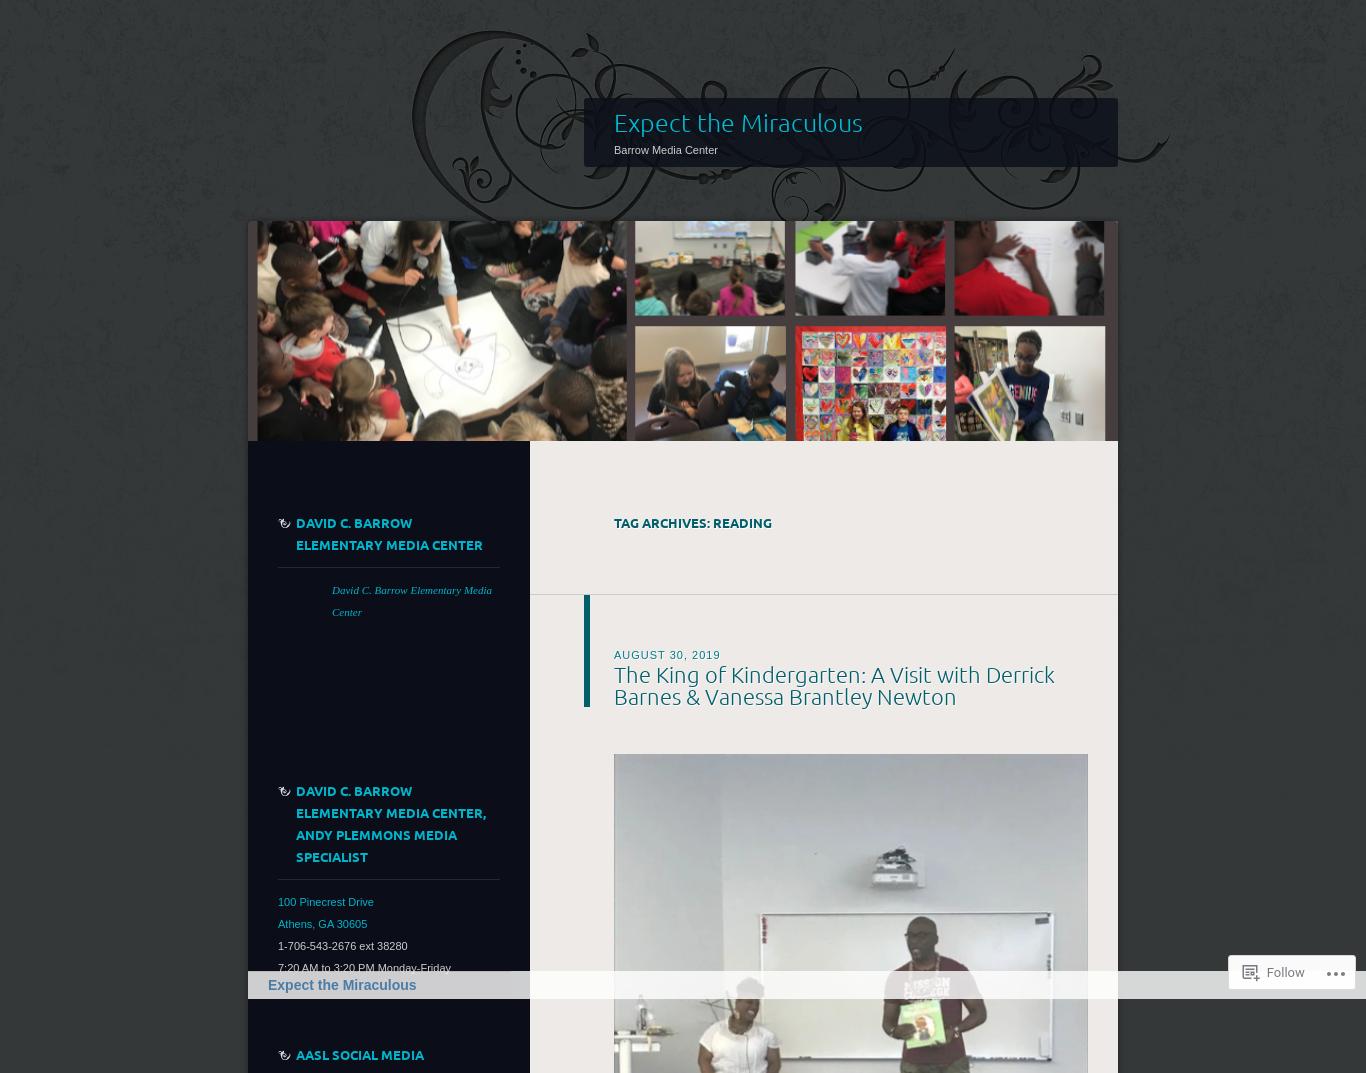  What do you see at coordinates (1283, 971) in the screenshot?
I see `'Follow'` at bounding box center [1283, 971].